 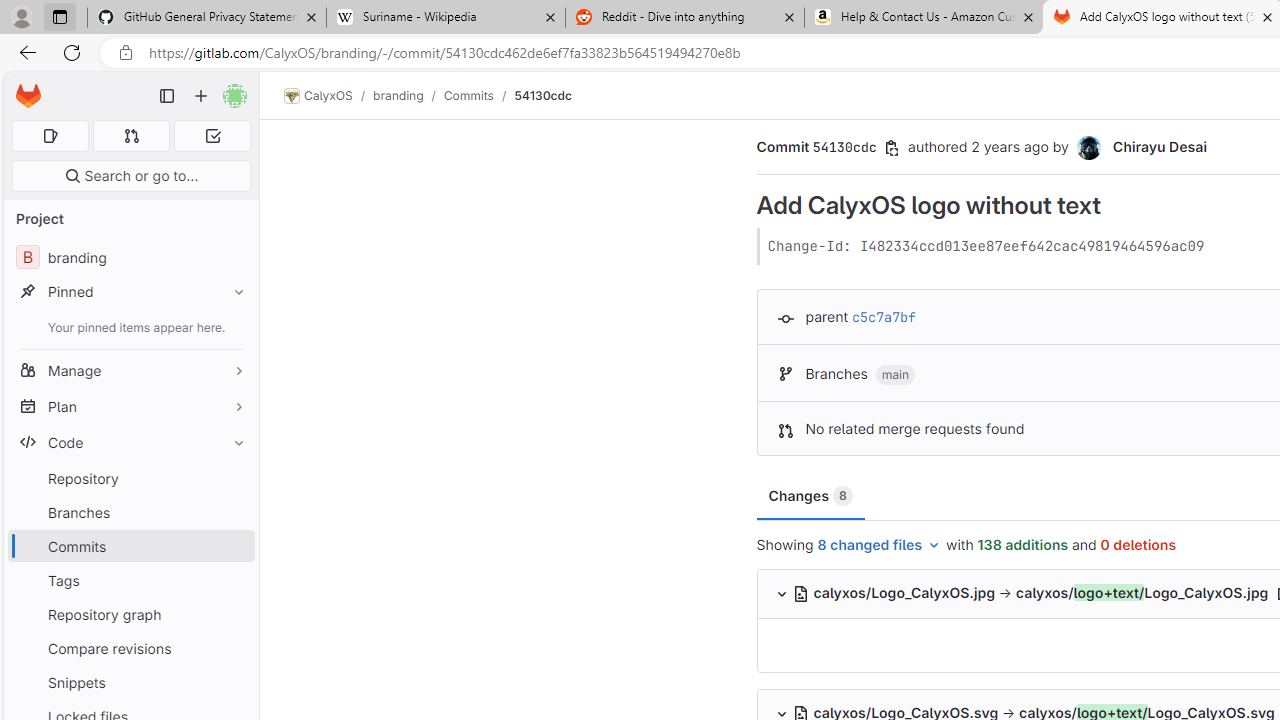 What do you see at coordinates (207, 17) in the screenshot?
I see `'GitHub General Privacy Statement - GitHub Docs'` at bounding box center [207, 17].